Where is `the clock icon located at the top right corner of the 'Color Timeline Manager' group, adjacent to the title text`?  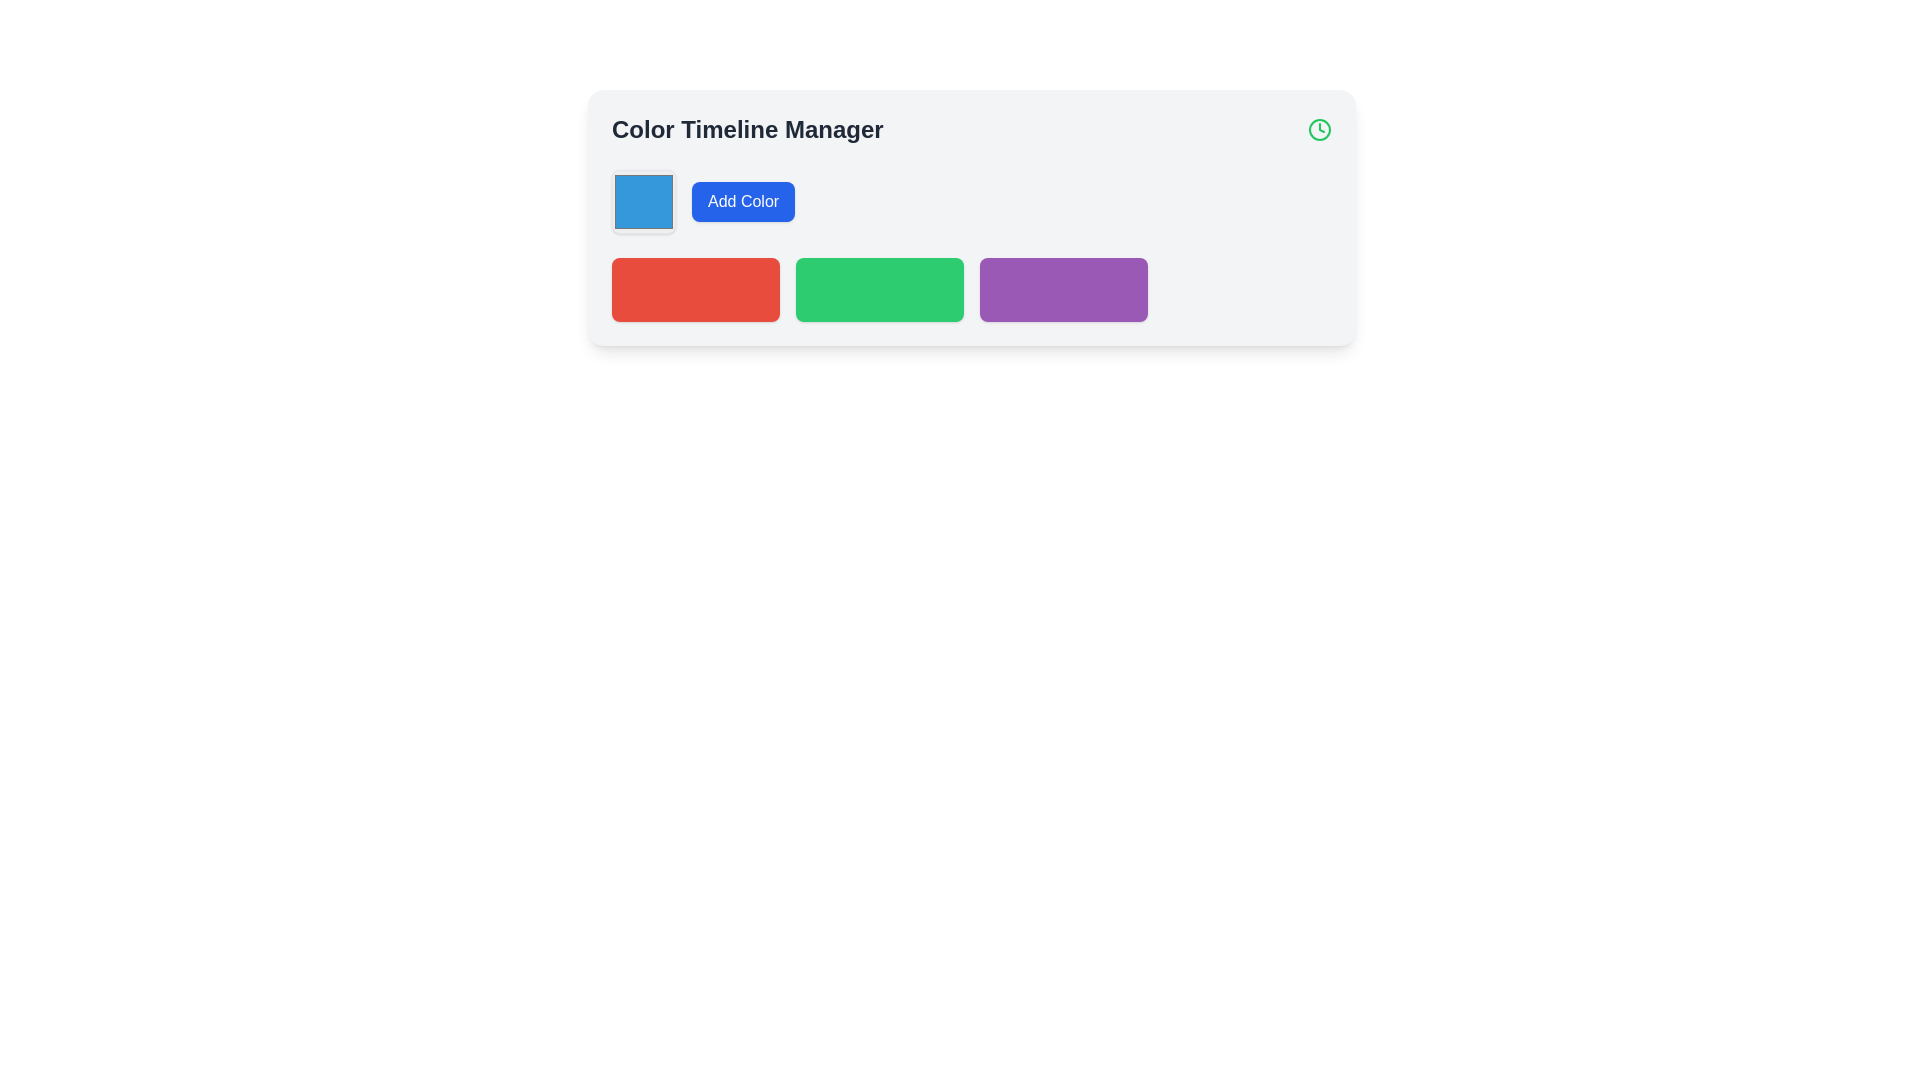 the clock icon located at the top right corner of the 'Color Timeline Manager' group, adjacent to the title text is located at coordinates (1320, 130).